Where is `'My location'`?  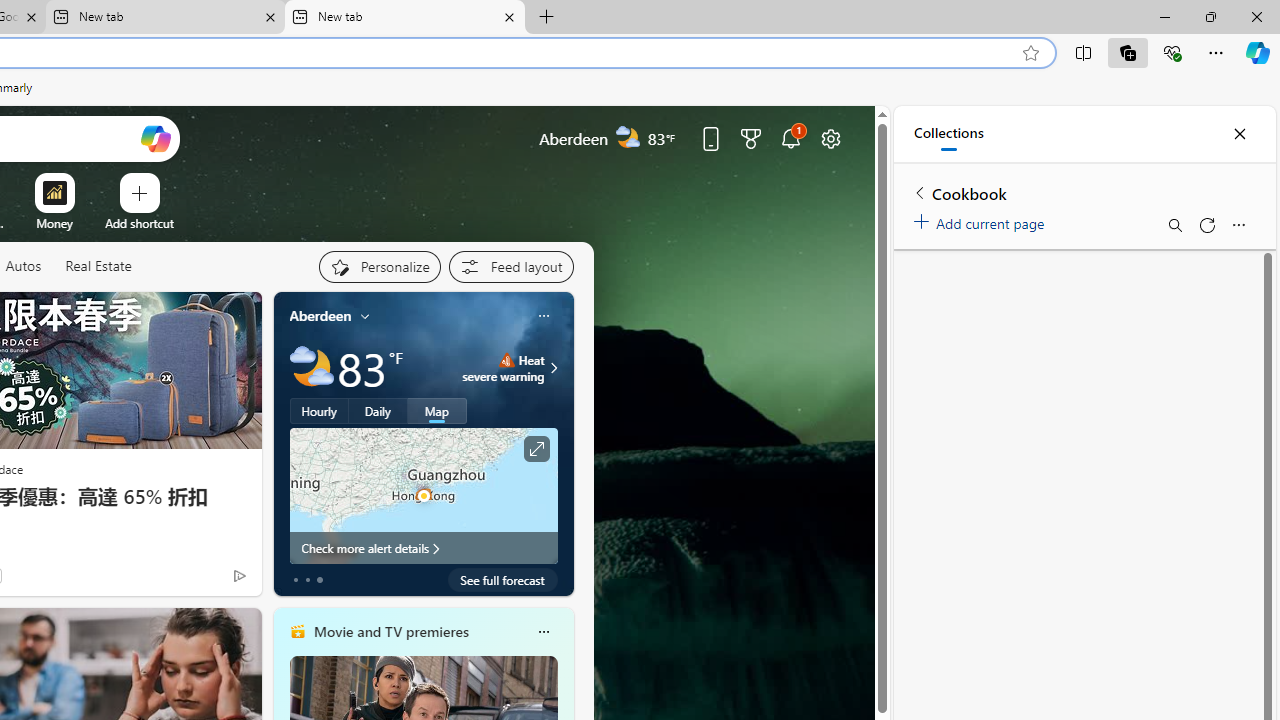
'My location' is located at coordinates (365, 315).